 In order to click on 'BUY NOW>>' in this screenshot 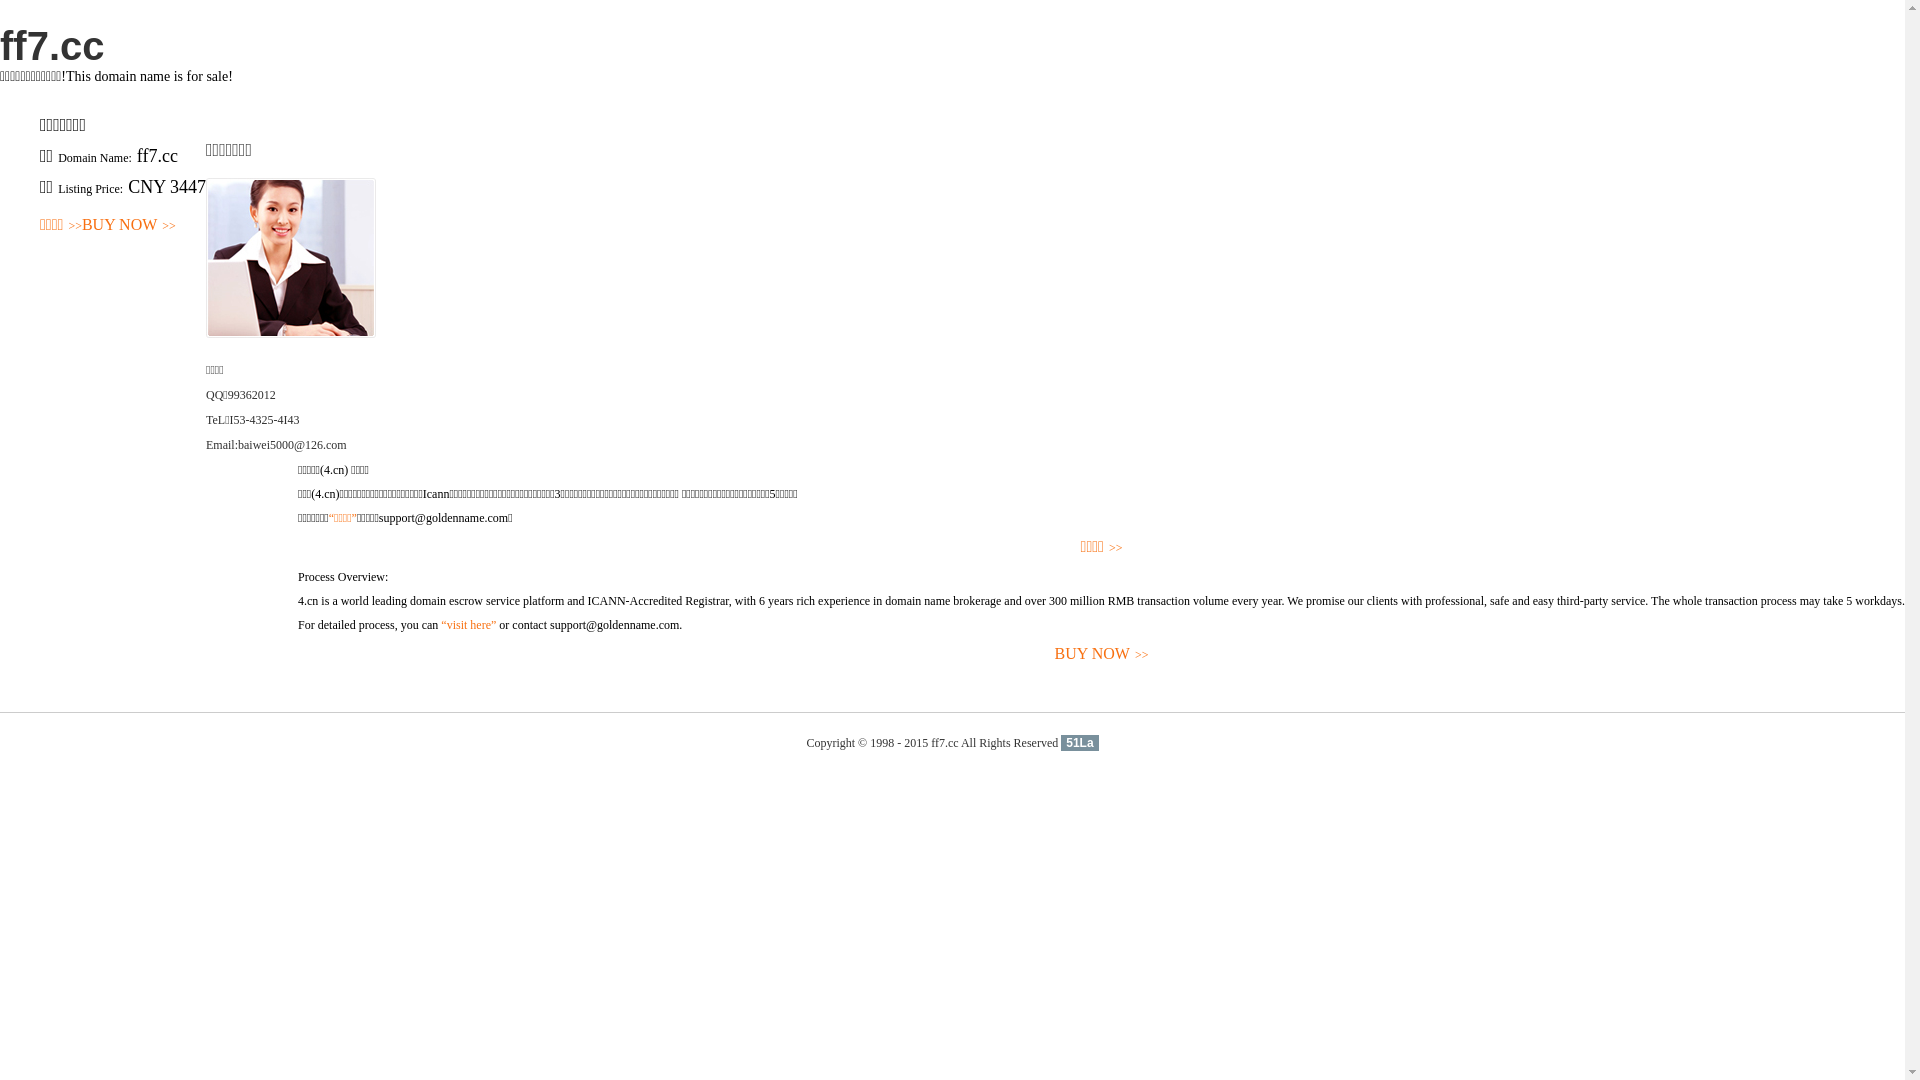, I will do `click(128, 225)`.